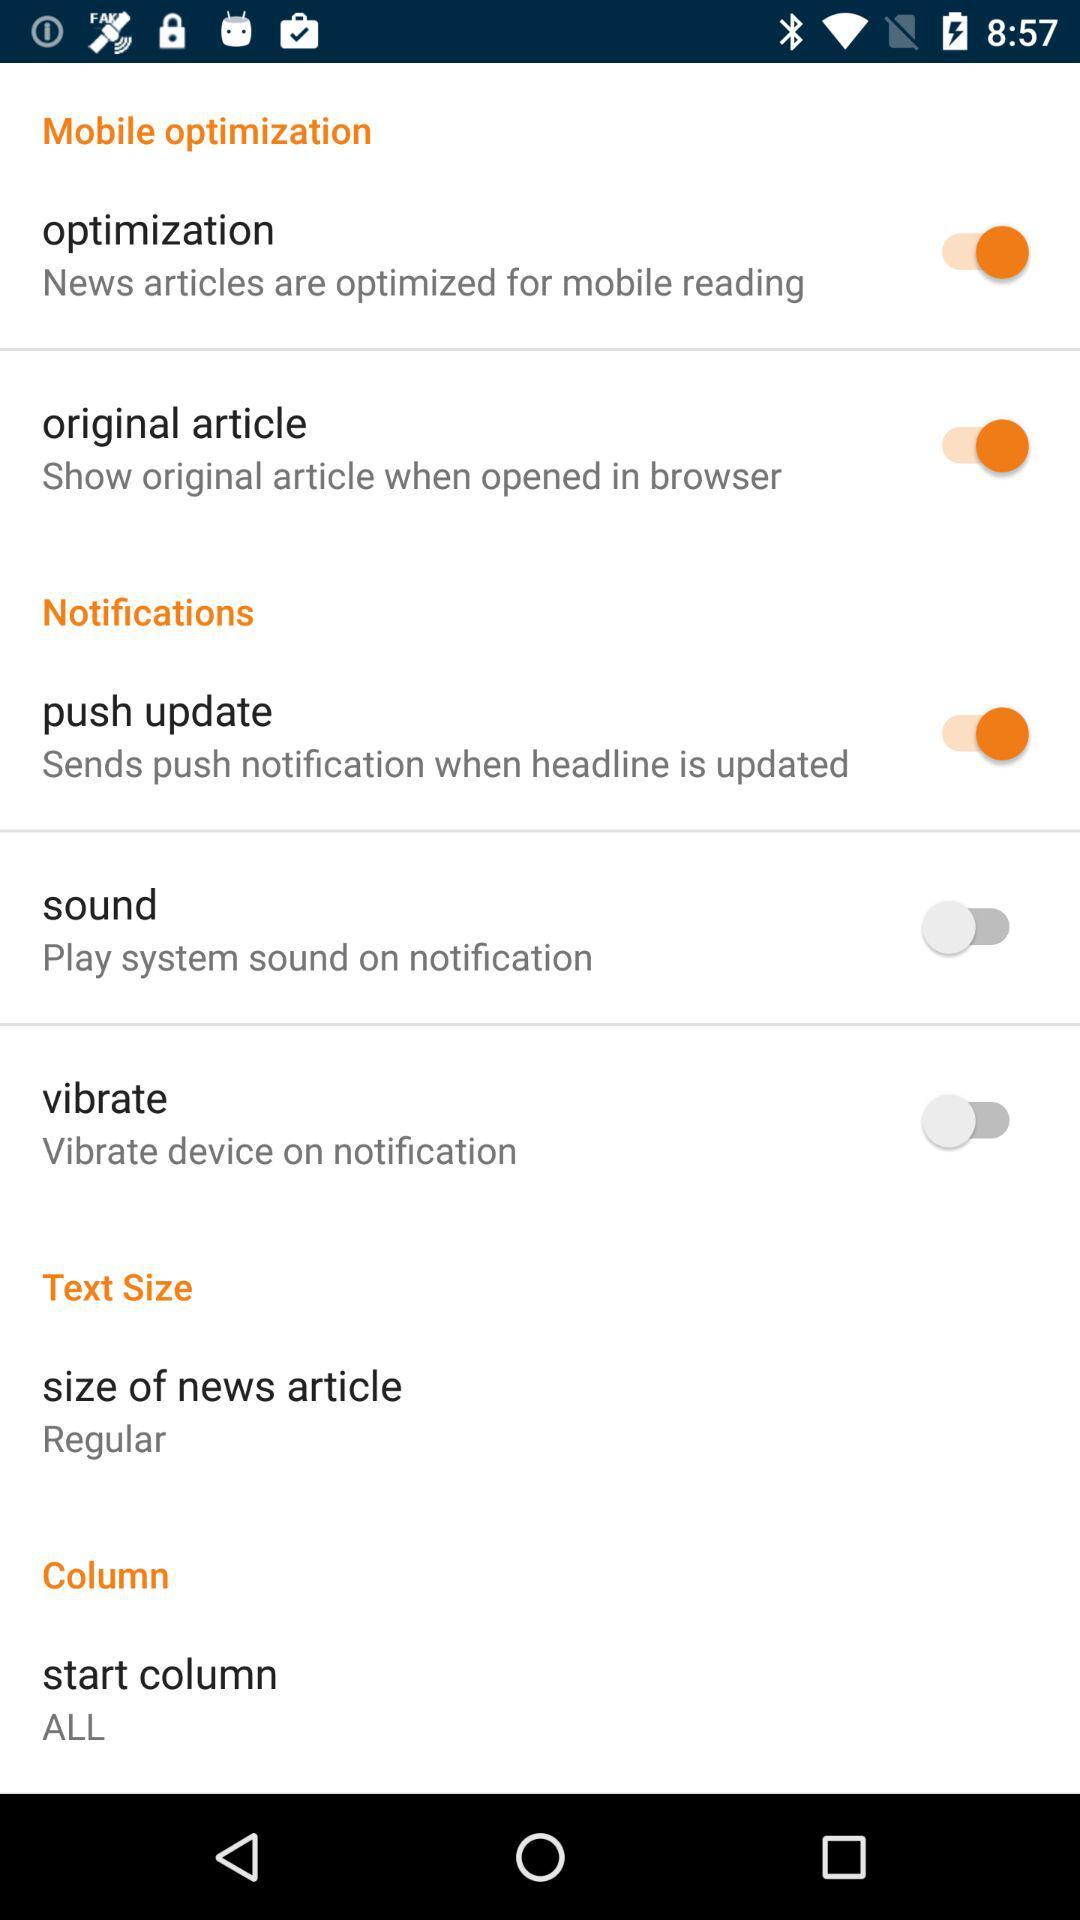 Image resolution: width=1080 pixels, height=1920 pixels. What do you see at coordinates (422, 280) in the screenshot?
I see `the news articles are item` at bounding box center [422, 280].